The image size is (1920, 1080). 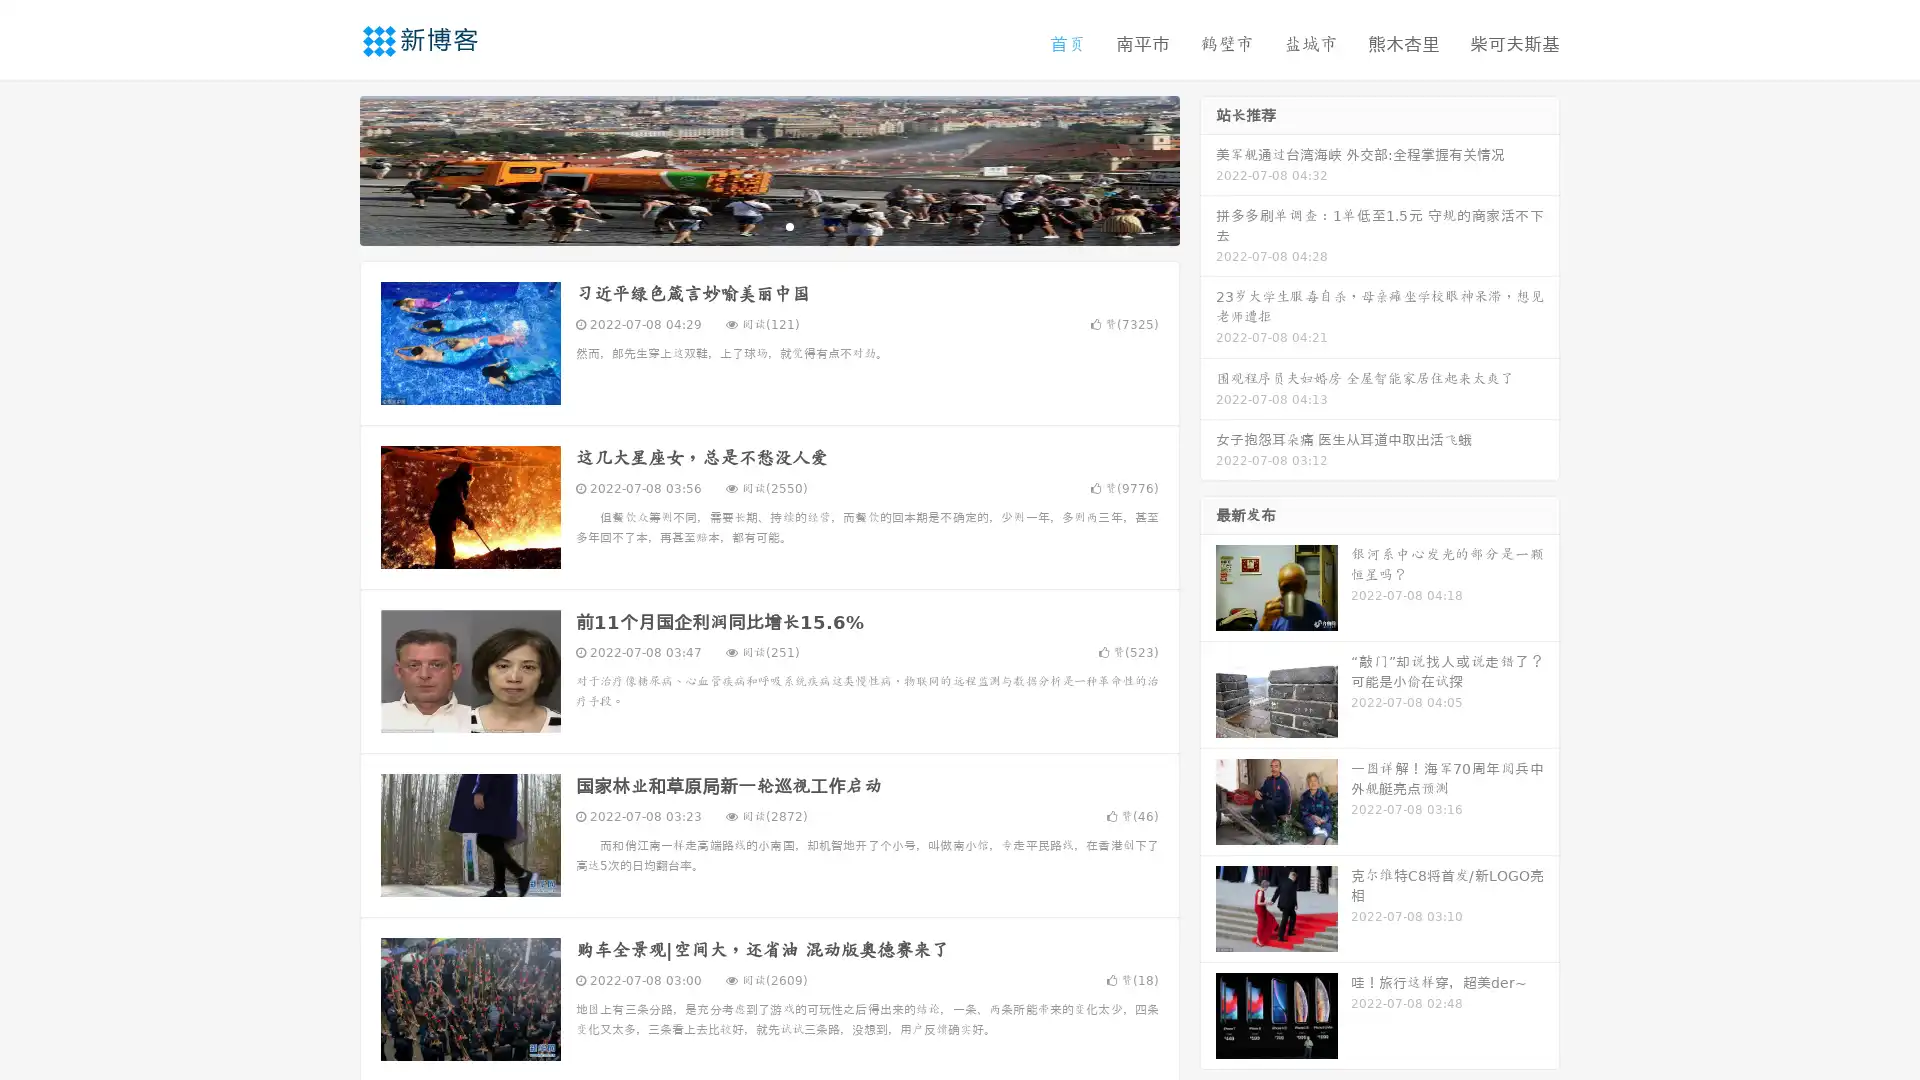 What do you see at coordinates (330, 168) in the screenshot?
I see `Previous slide` at bounding box center [330, 168].